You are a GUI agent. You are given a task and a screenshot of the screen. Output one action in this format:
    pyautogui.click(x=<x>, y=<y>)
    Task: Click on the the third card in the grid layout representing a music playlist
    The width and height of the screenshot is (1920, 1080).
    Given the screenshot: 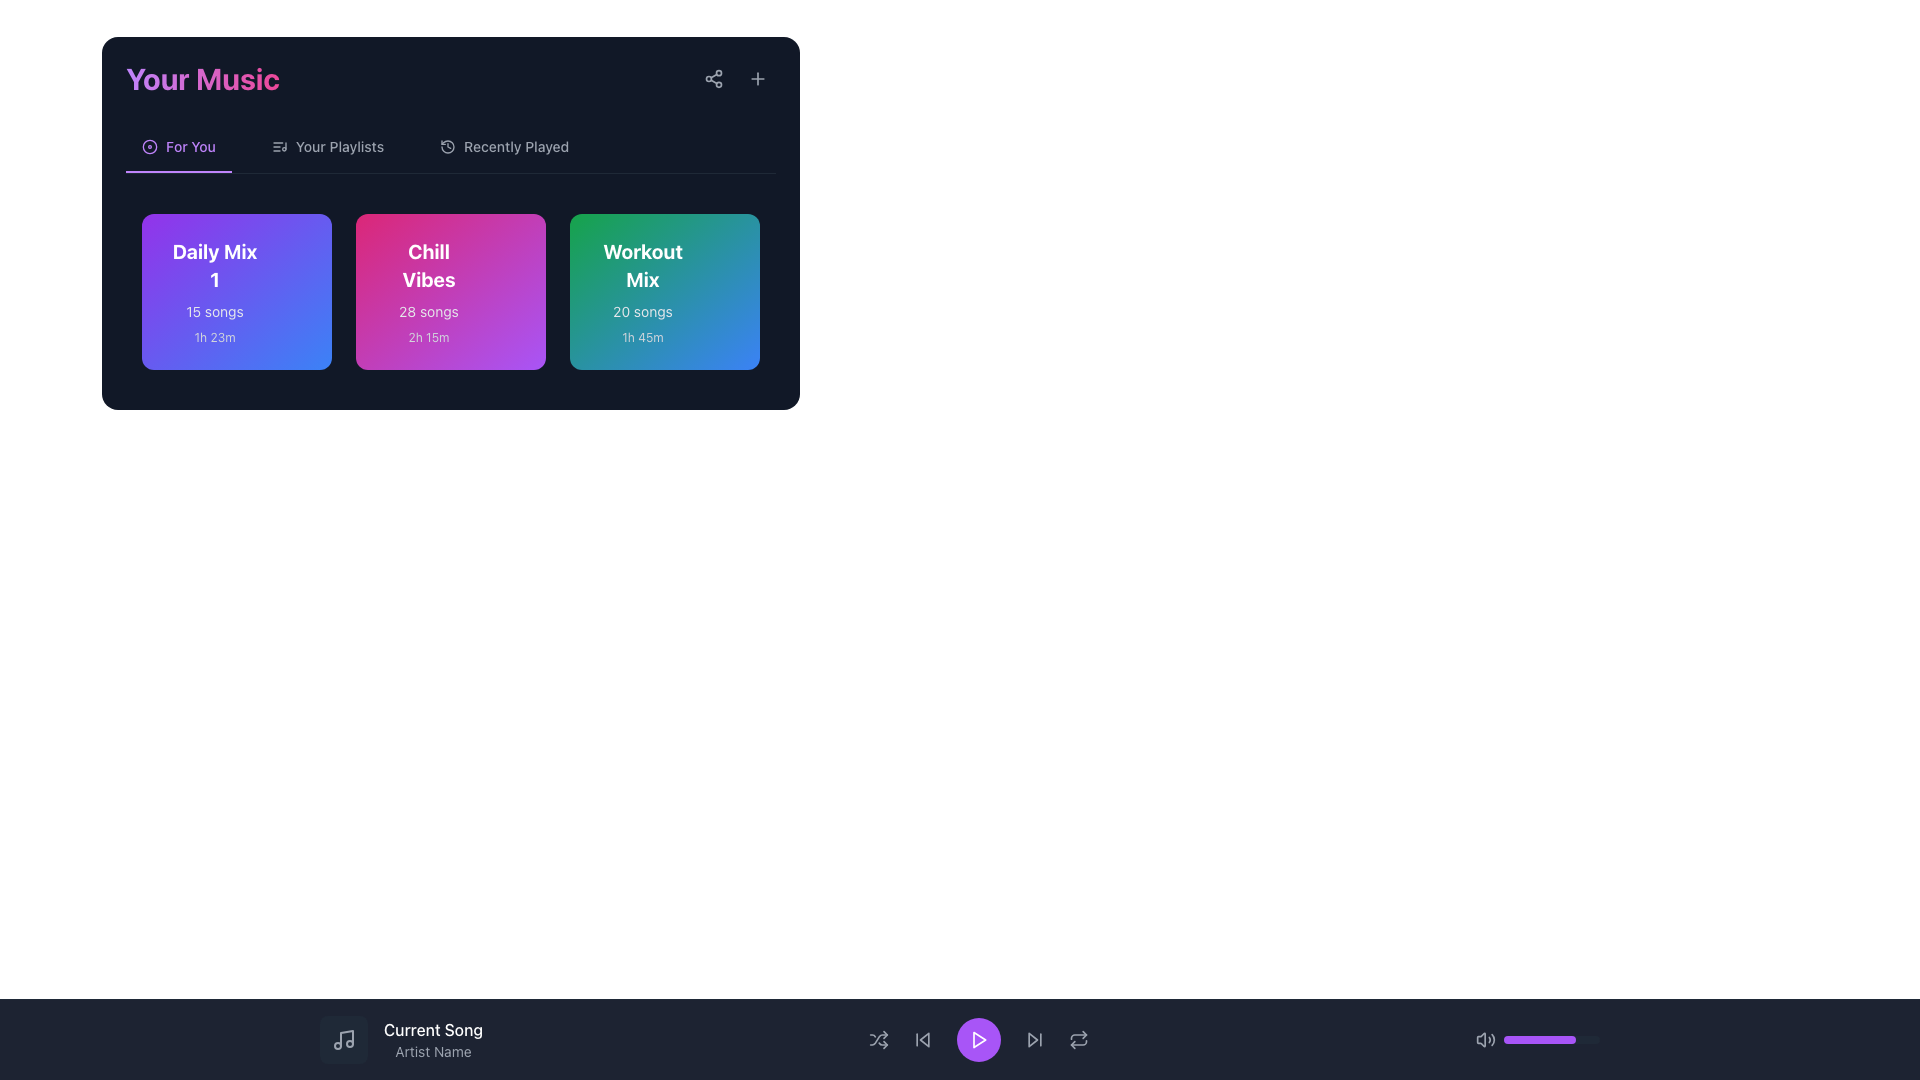 What is the action you would take?
    pyautogui.click(x=665, y=292)
    